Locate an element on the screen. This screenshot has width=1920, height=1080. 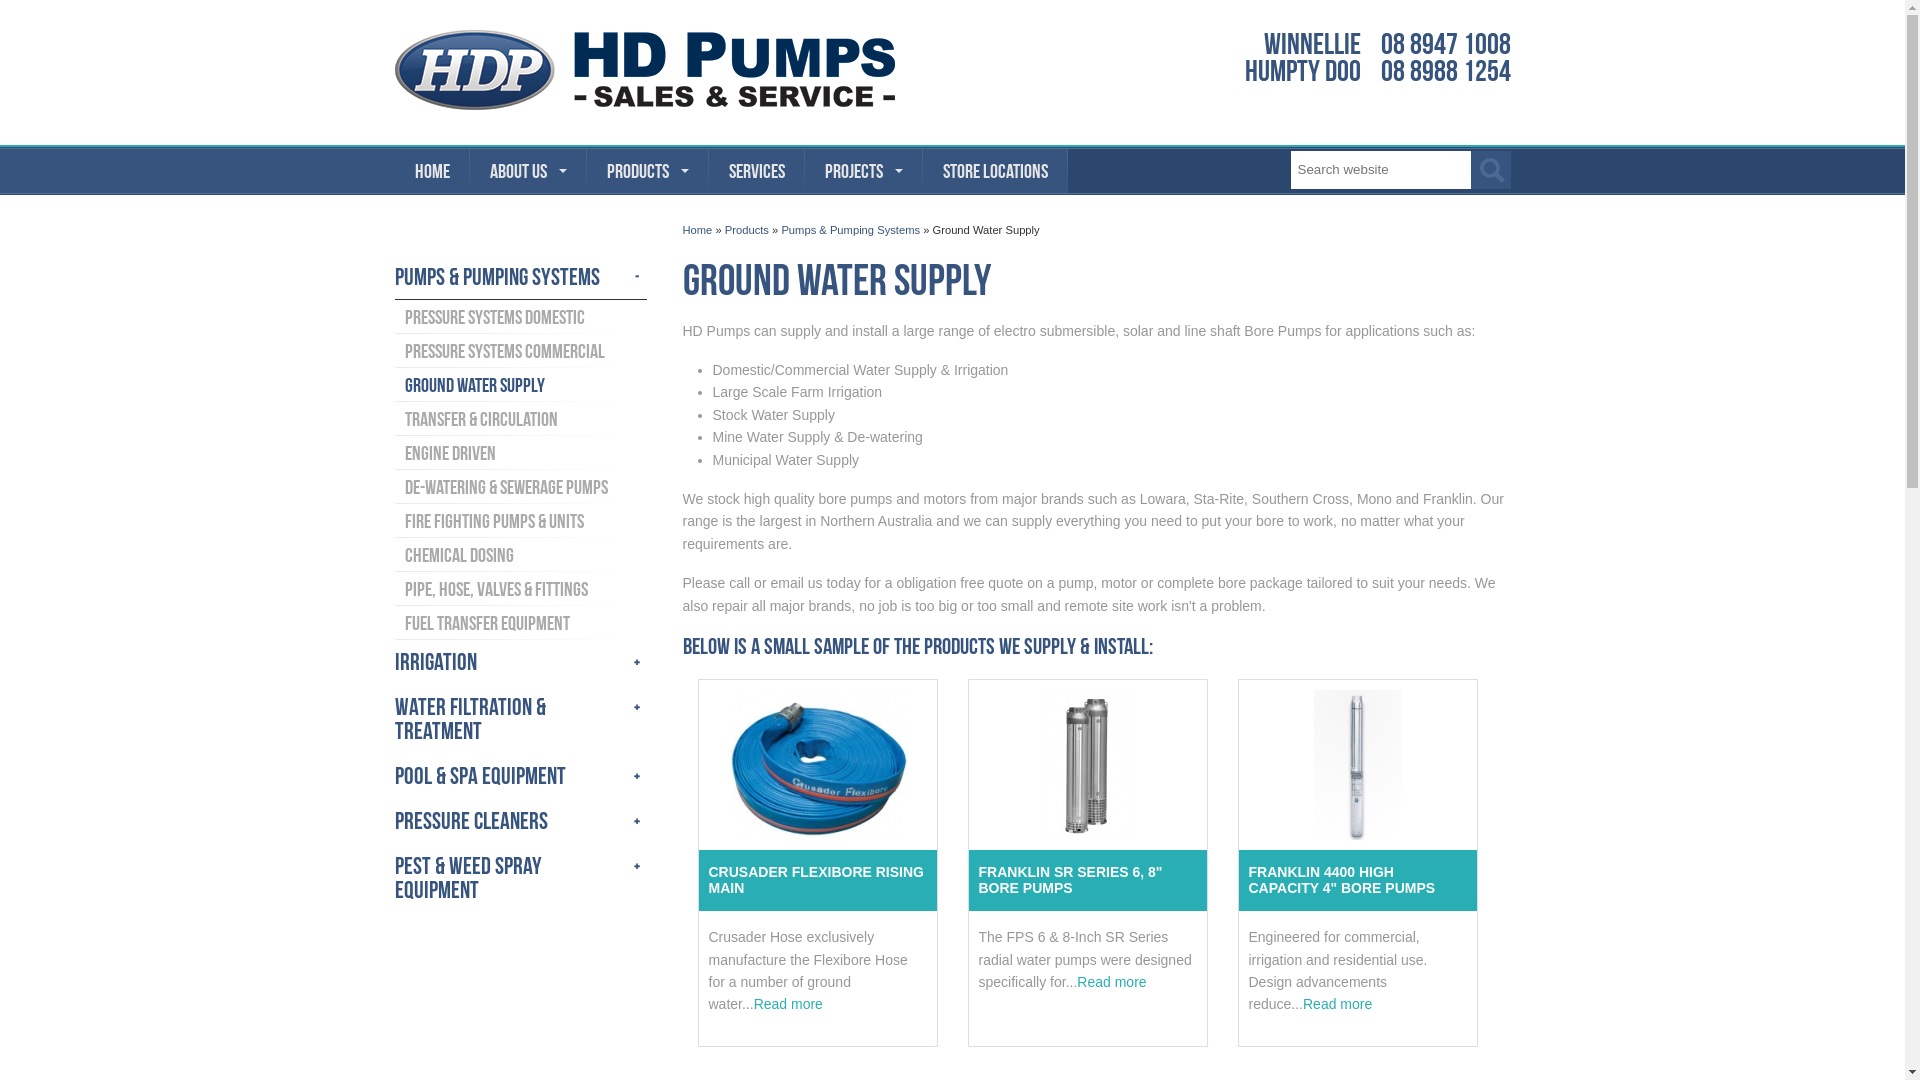
'FRANKLIN SR SERIES 6, 8" BORE PUMPS' is located at coordinates (968, 879).